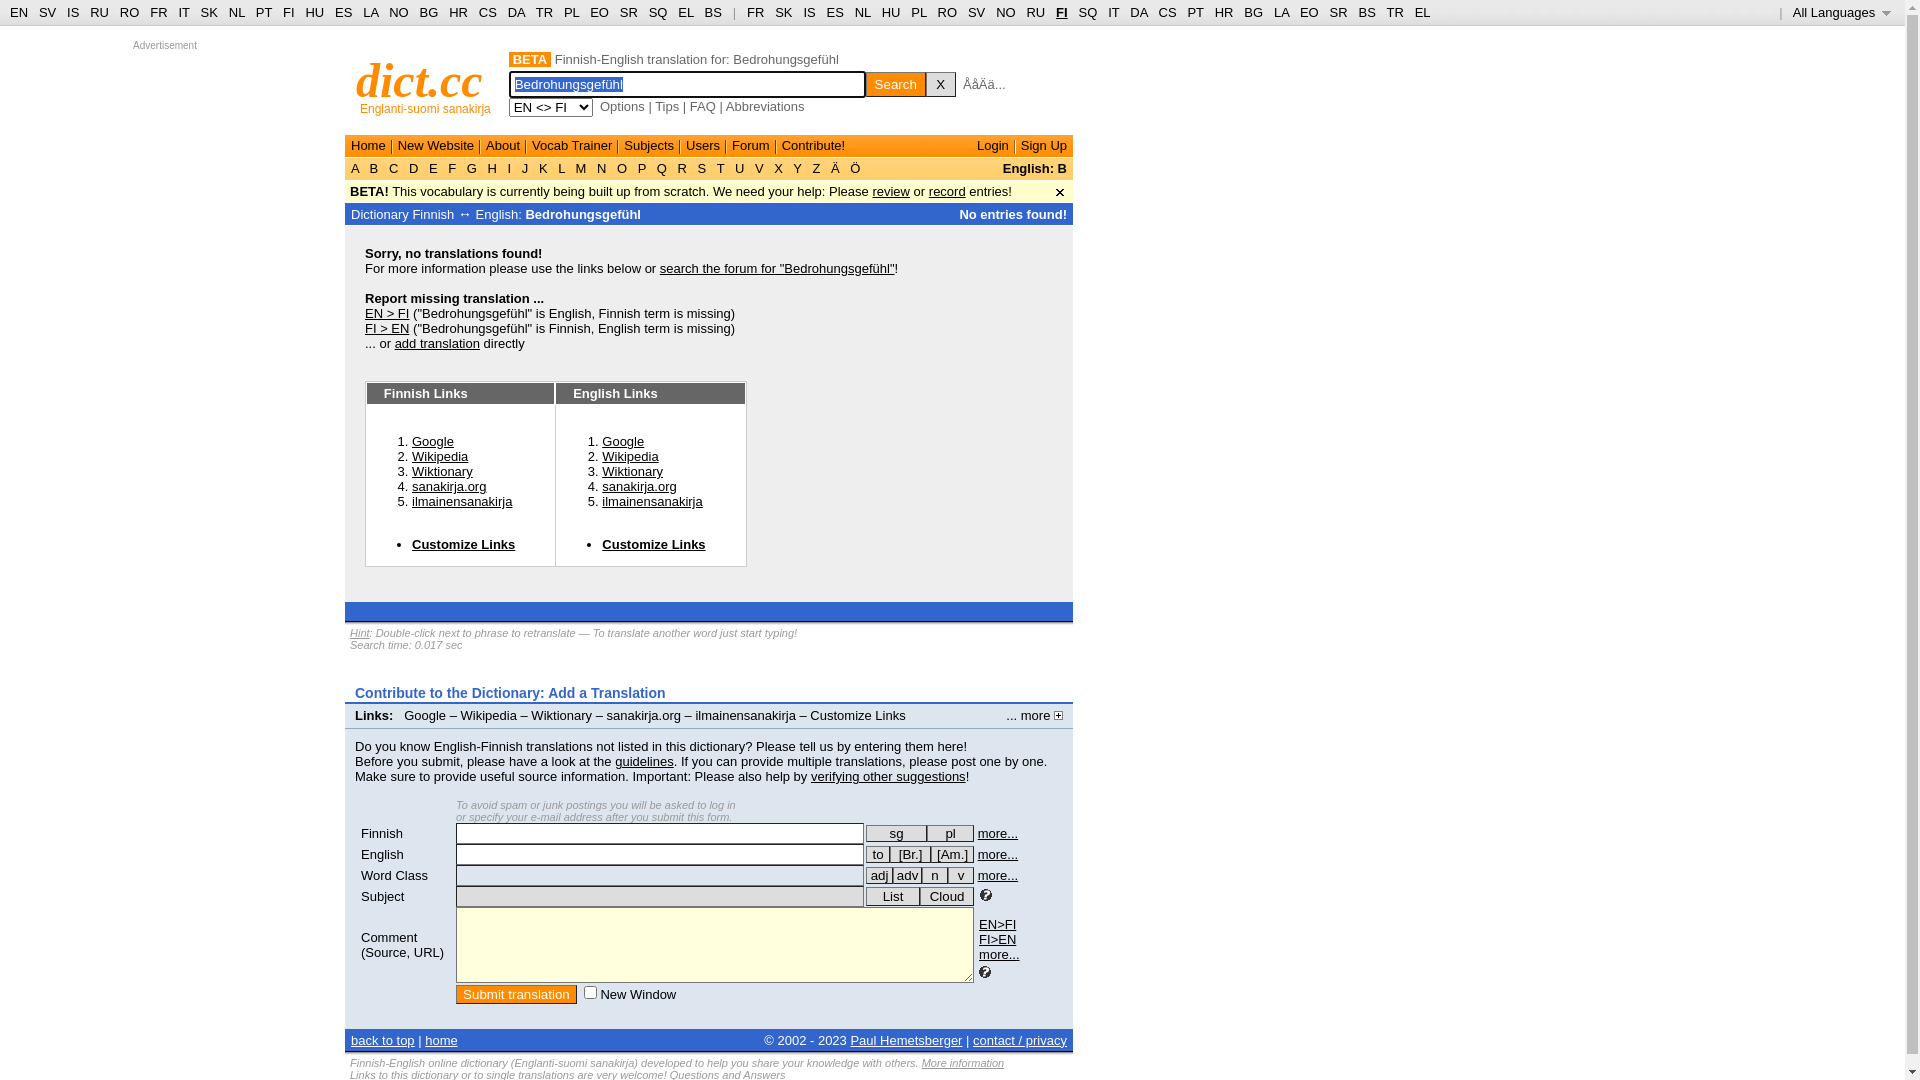 Image resolution: width=1920 pixels, height=1080 pixels. I want to click on 'EO', so click(1309, 12).